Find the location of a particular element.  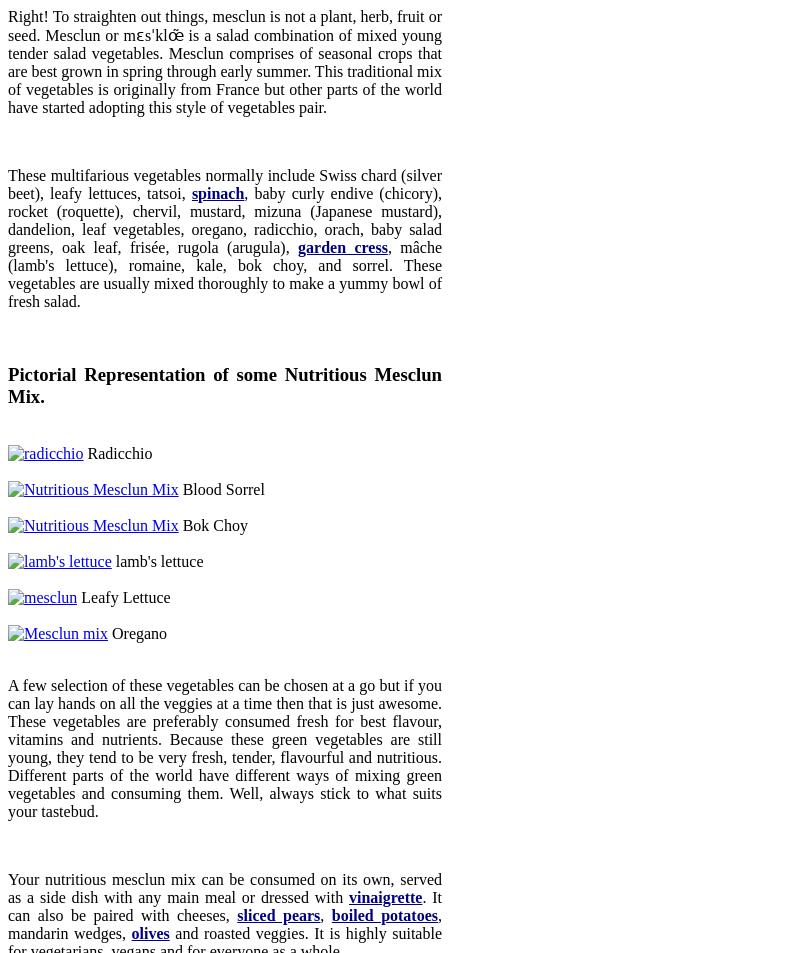

'These multifarious vegetables normally include Swiss chard (silver beet), leafy lettuces, tatsoi,' is located at coordinates (7, 183).